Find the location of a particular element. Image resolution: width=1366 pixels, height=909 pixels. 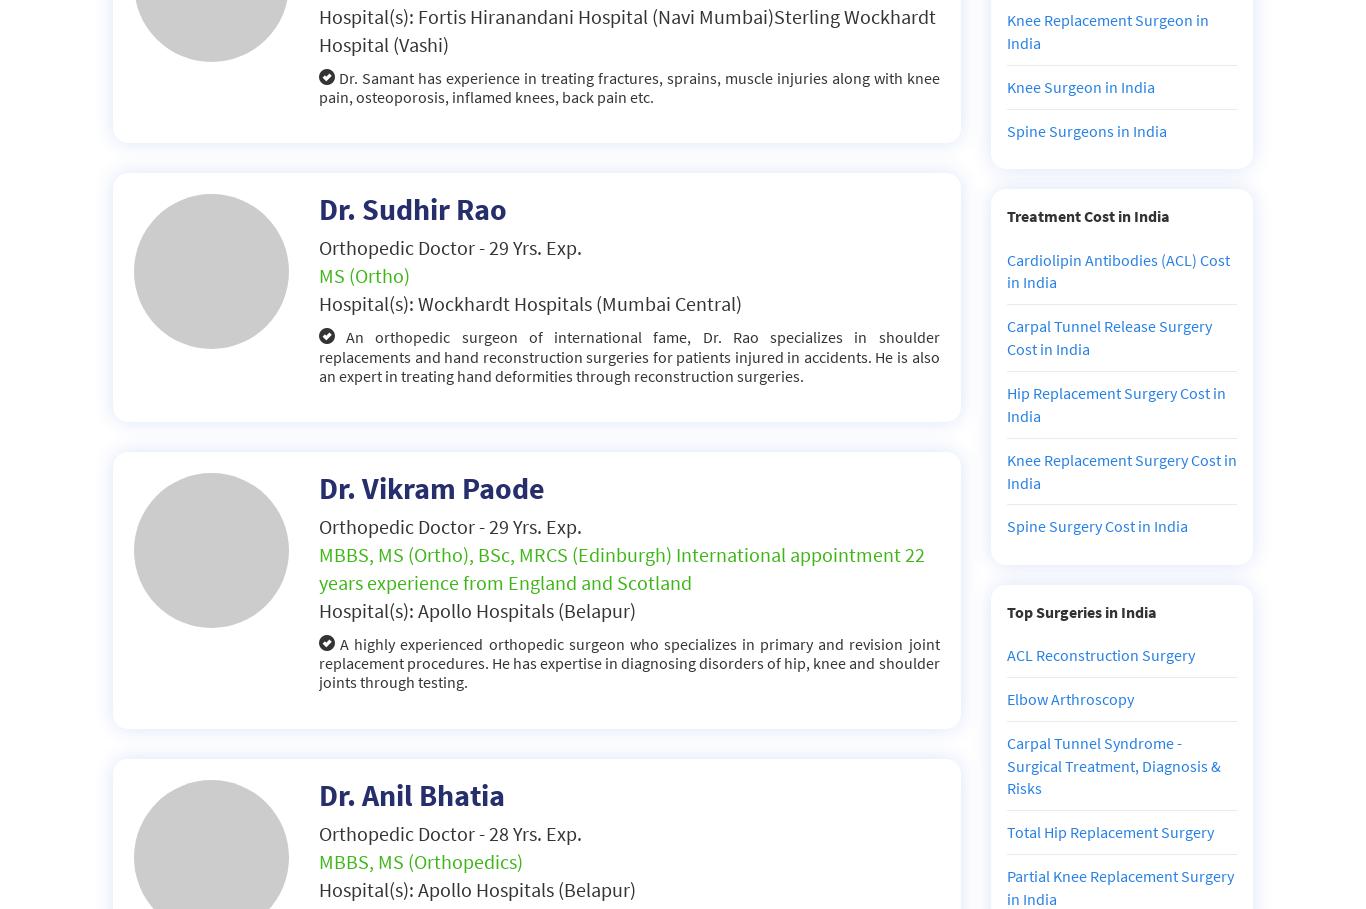

'Orthopedic Doctor - 28 Yrs. Exp.' is located at coordinates (449, 832).